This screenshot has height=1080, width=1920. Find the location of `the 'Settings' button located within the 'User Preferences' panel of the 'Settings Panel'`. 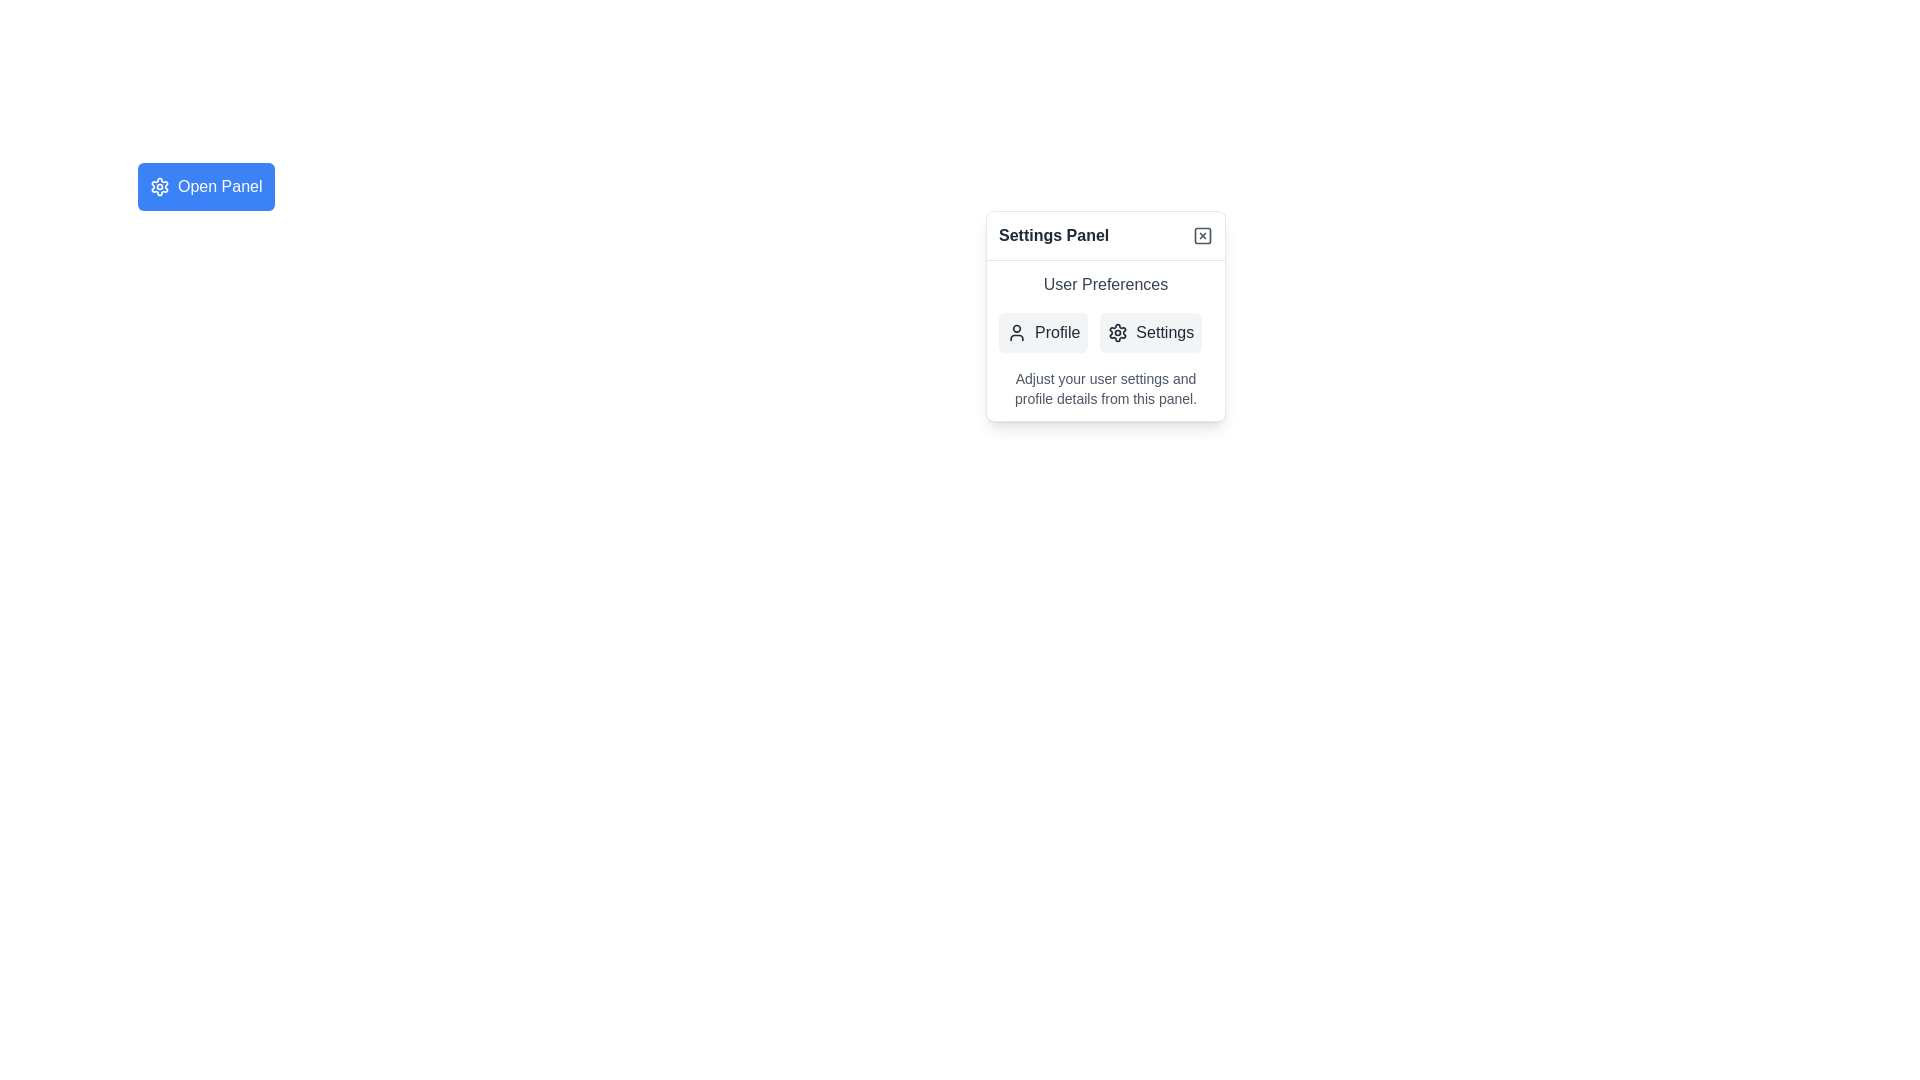

the 'Settings' button located within the 'User Preferences' panel of the 'Settings Panel' is located at coordinates (1104, 339).